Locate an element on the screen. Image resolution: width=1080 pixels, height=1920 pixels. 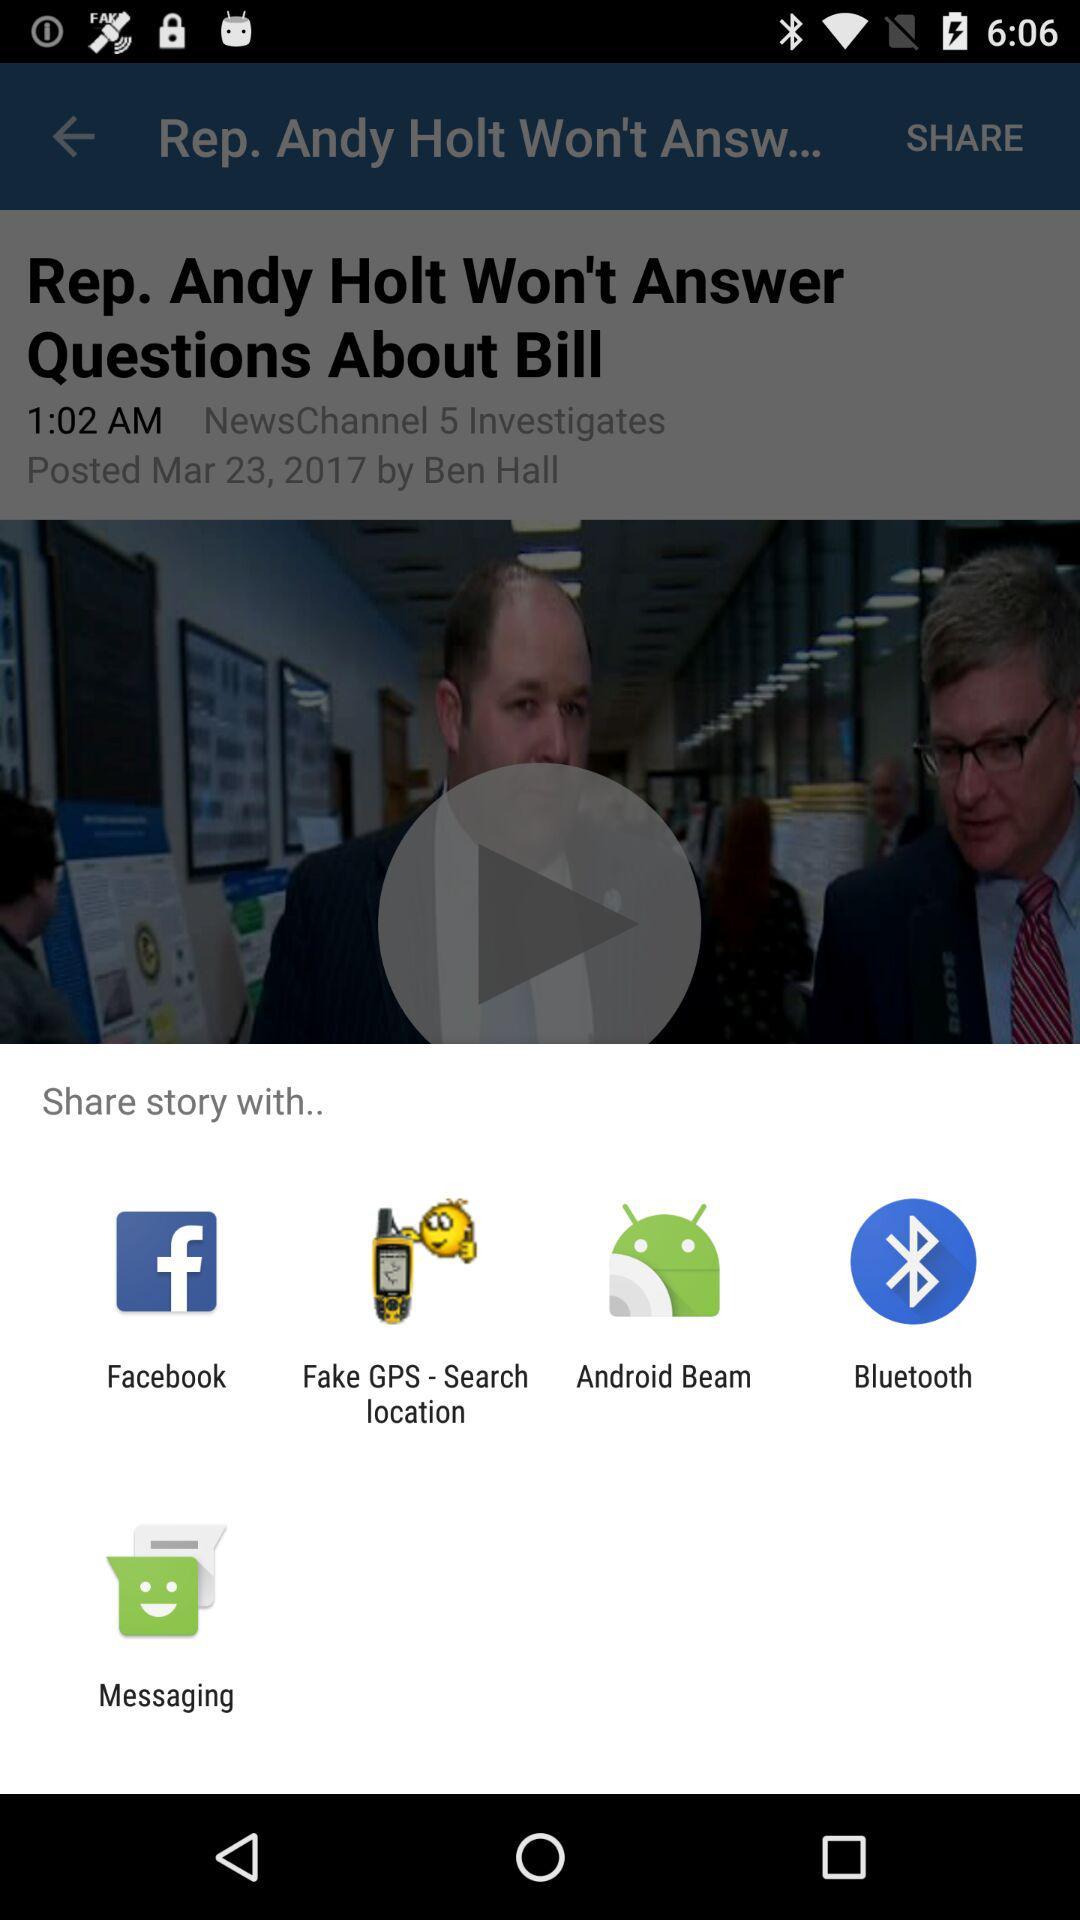
fake gps search item is located at coordinates (414, 1392).